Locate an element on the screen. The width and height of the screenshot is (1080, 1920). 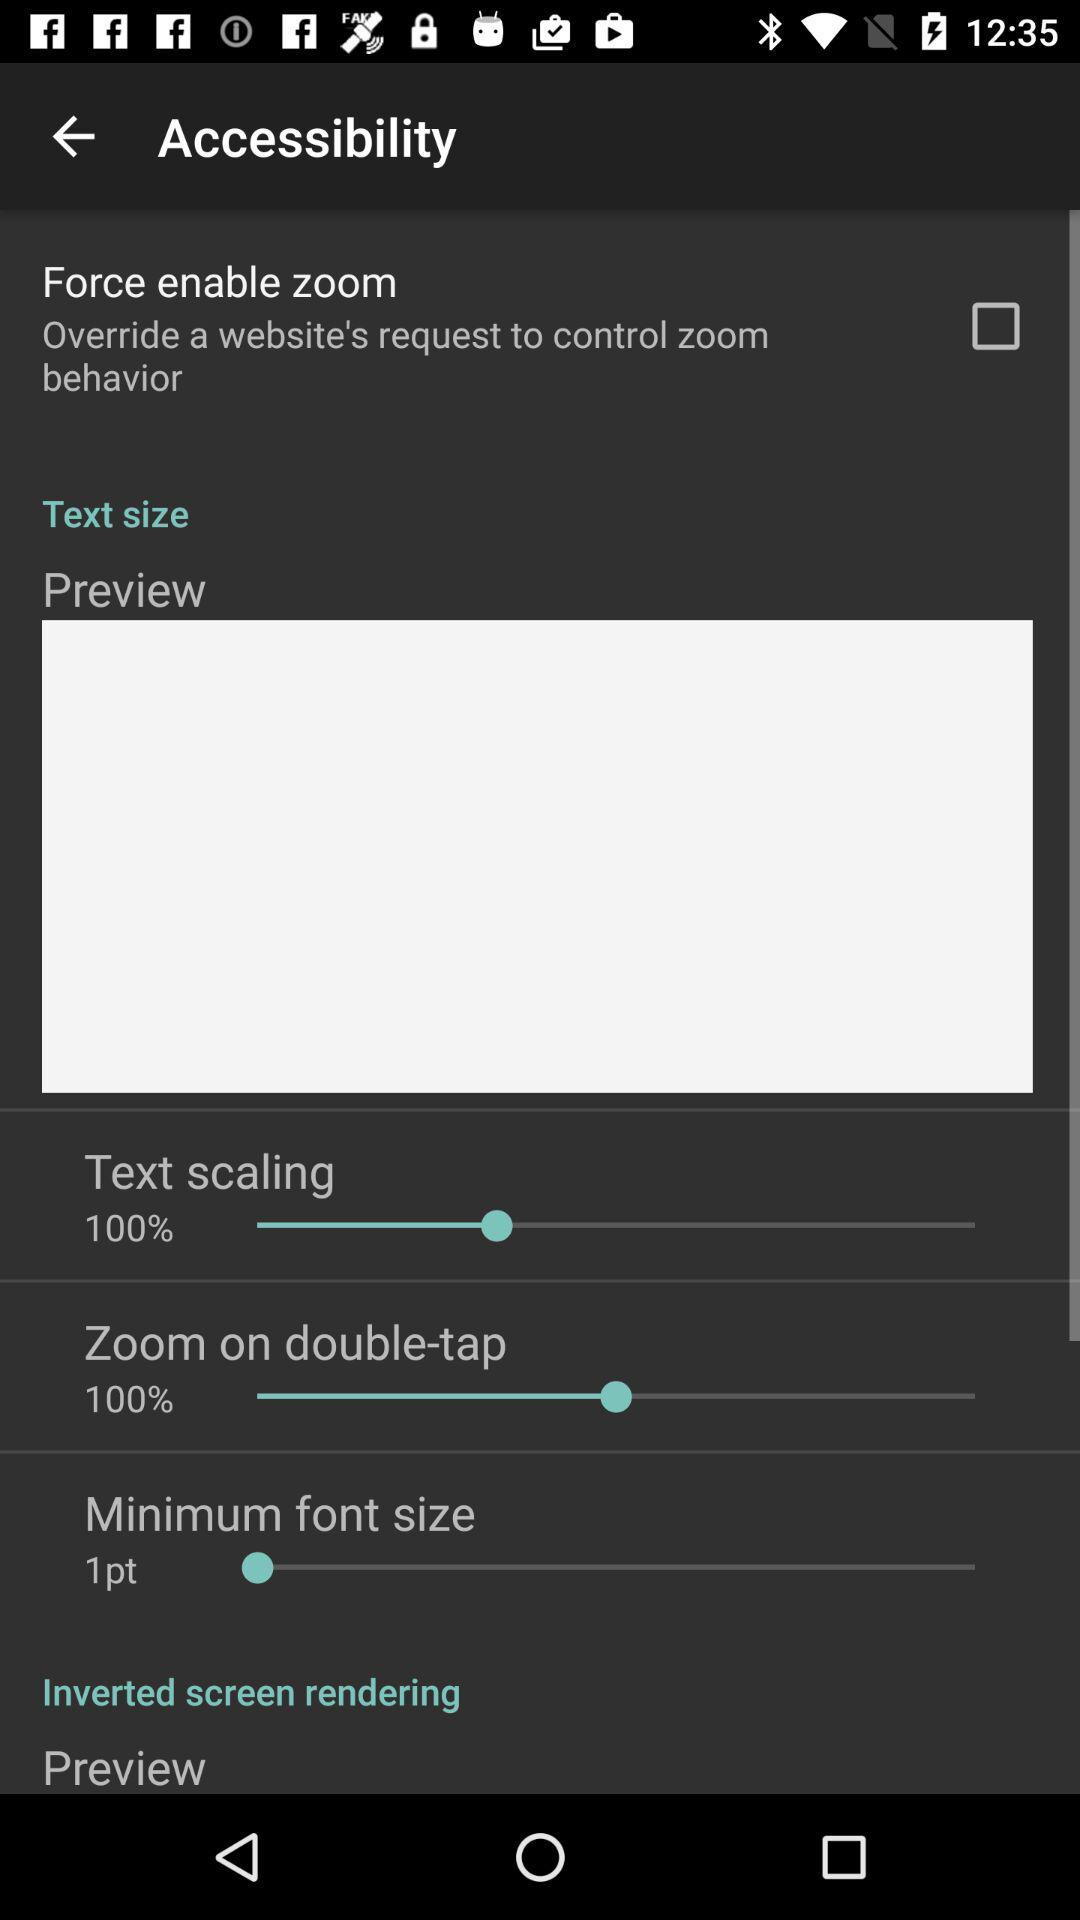
item above the force enable zoom is located at coordinates (72, 135).